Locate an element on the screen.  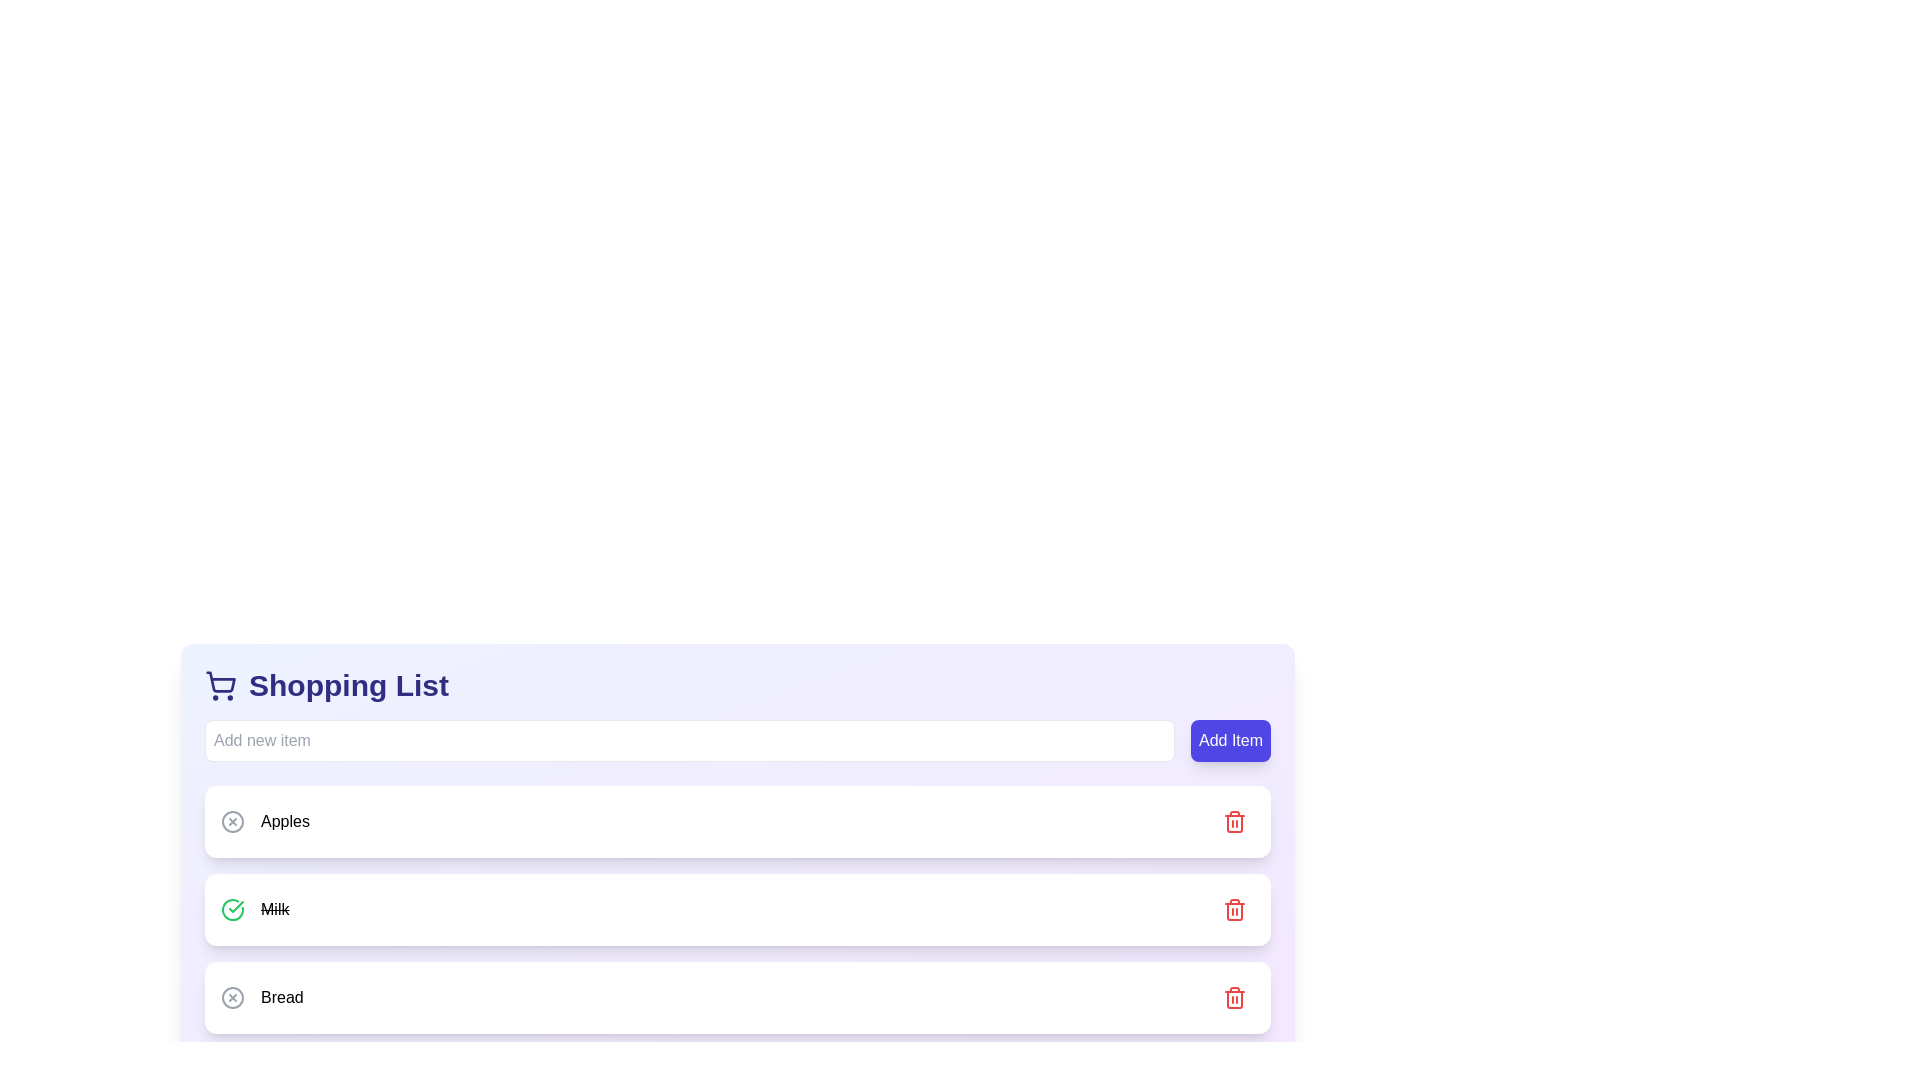
the delete button located on the far right of the 'Milk' item in the shopping list is located at coordinates (1233, 910).